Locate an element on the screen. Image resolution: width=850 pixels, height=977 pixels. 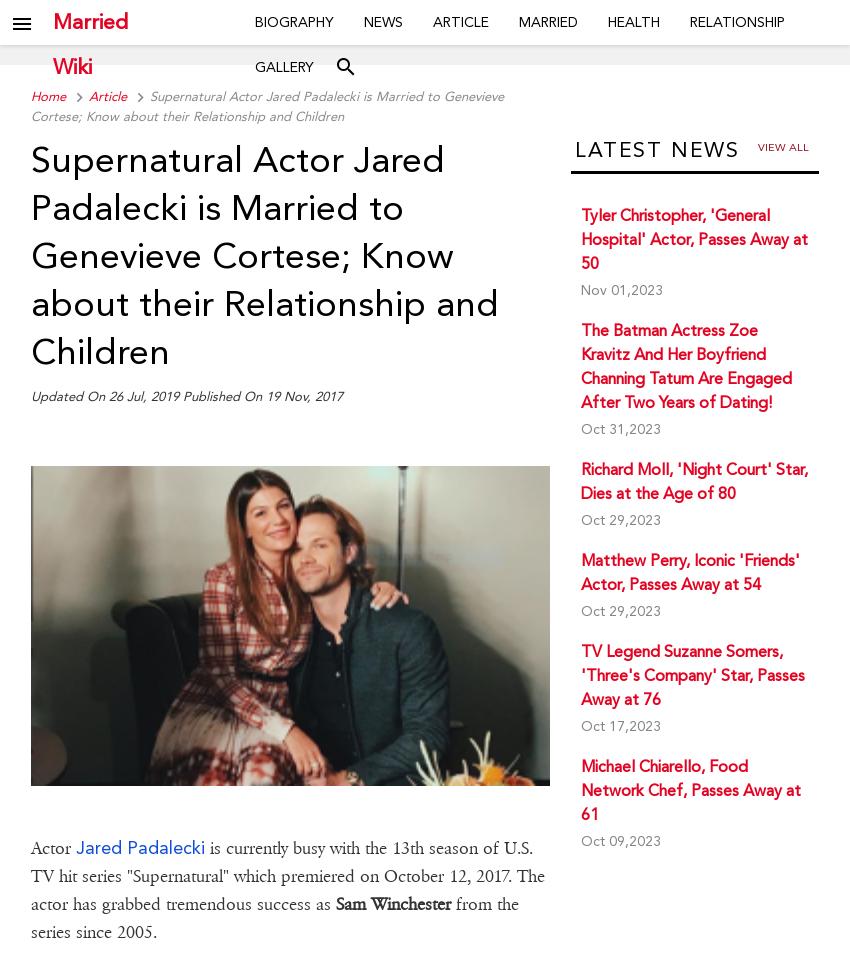
'Sam Winchester' is located at coordinates (392, 902).